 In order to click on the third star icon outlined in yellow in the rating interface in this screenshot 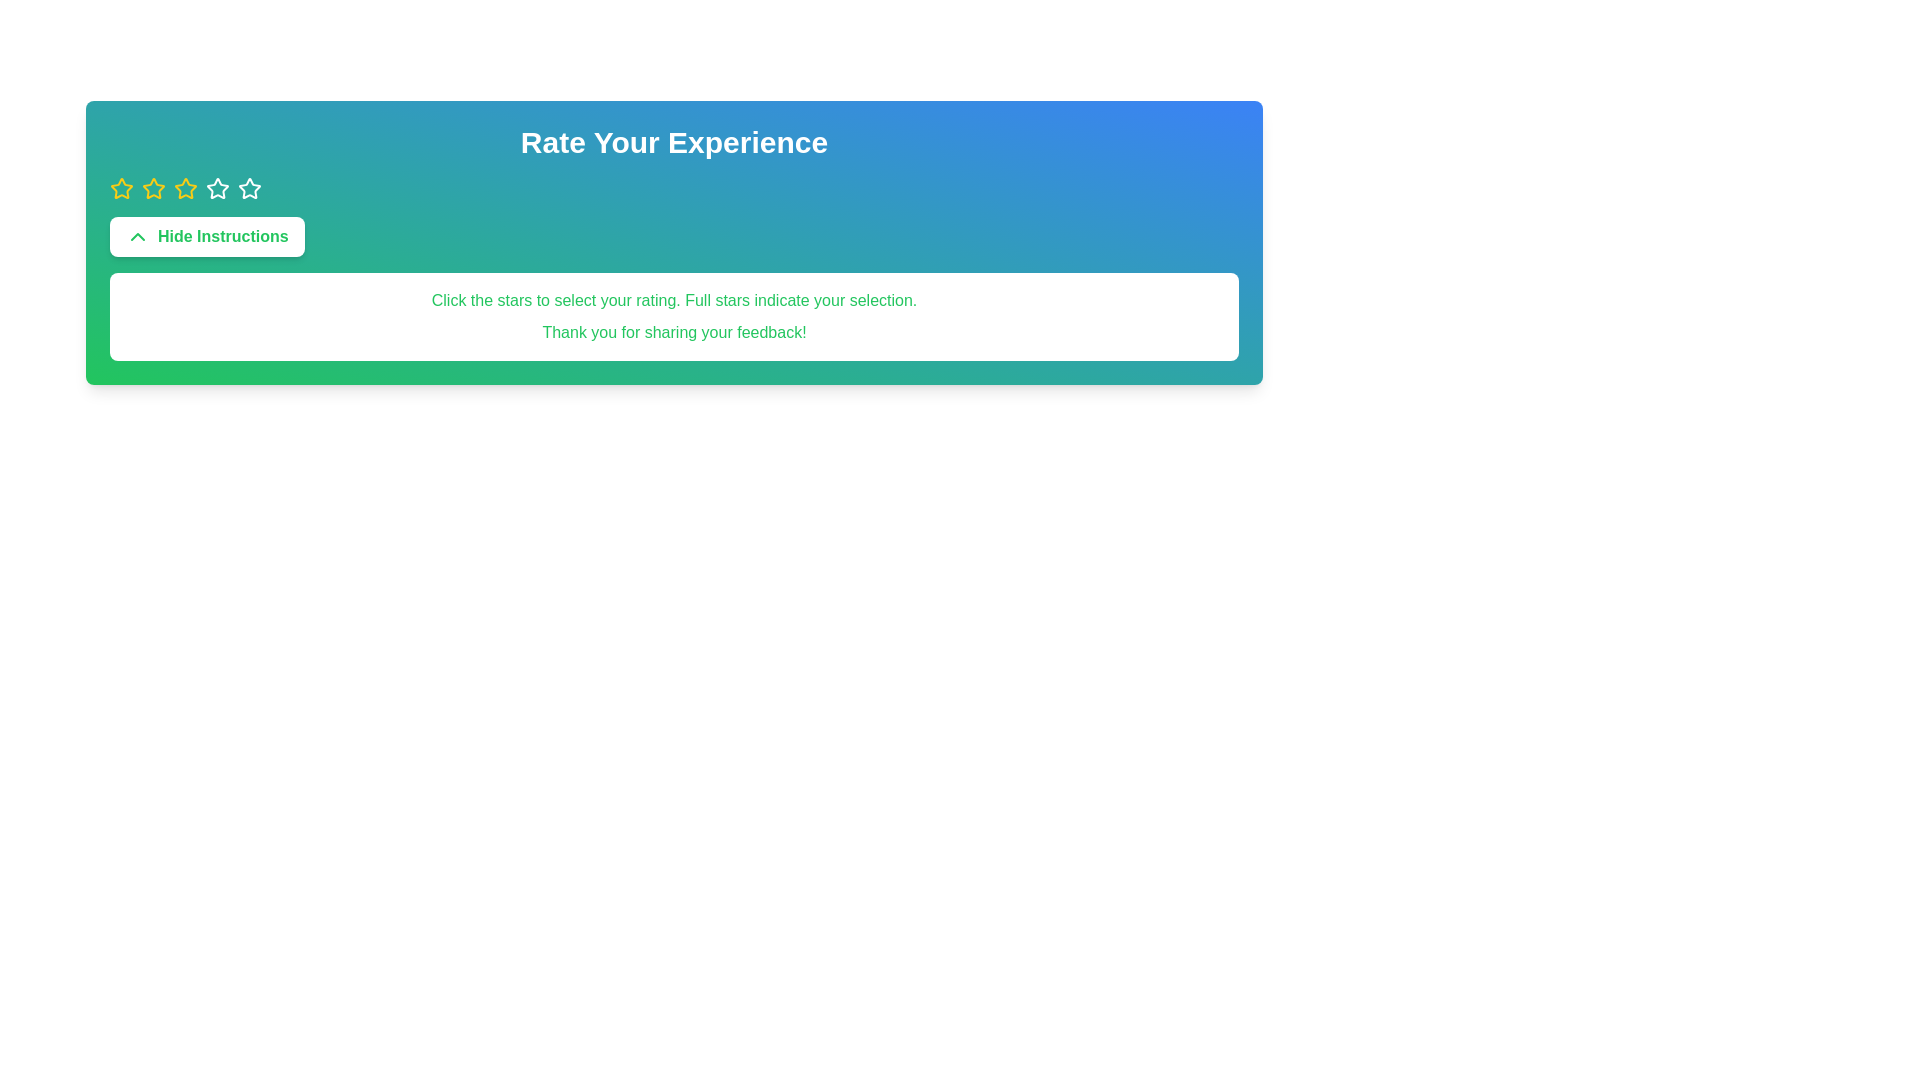, I will do `click(186, 189)`.